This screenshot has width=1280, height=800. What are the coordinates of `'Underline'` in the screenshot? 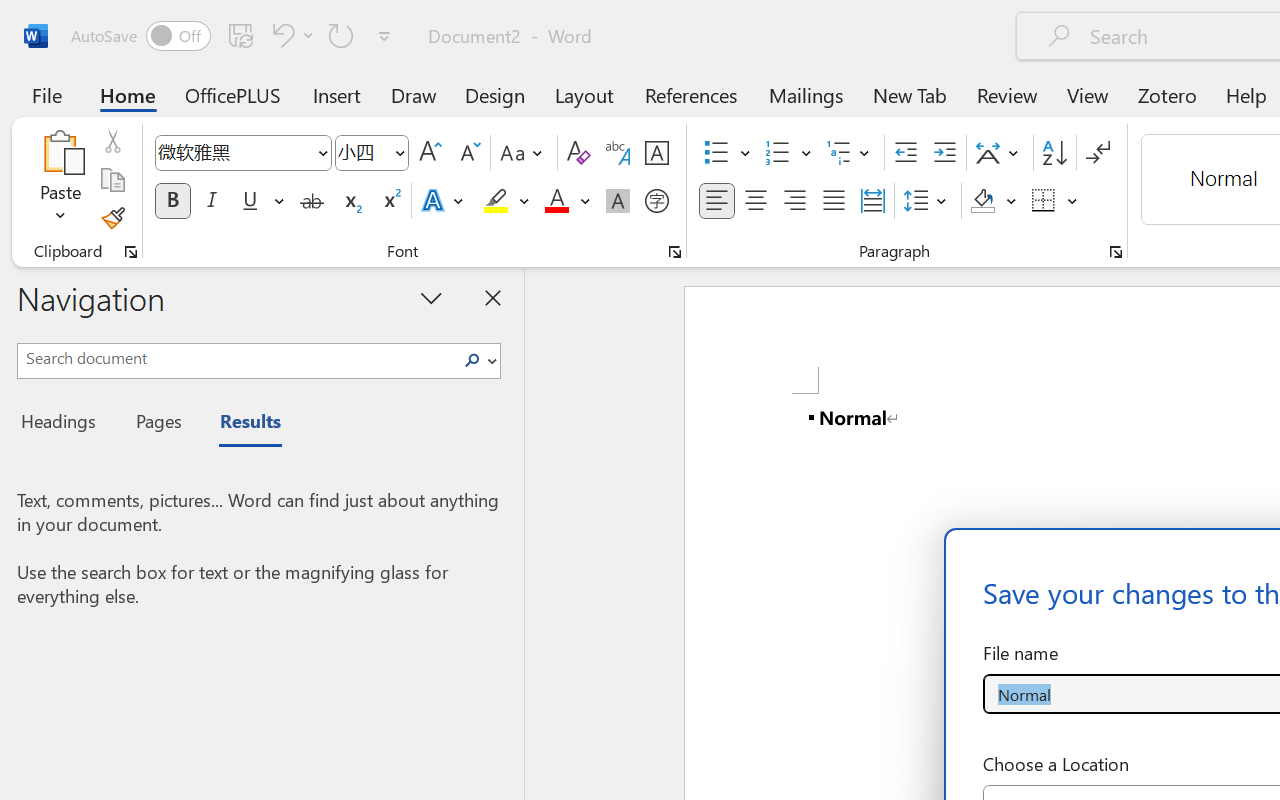 It's located at (249, 201).